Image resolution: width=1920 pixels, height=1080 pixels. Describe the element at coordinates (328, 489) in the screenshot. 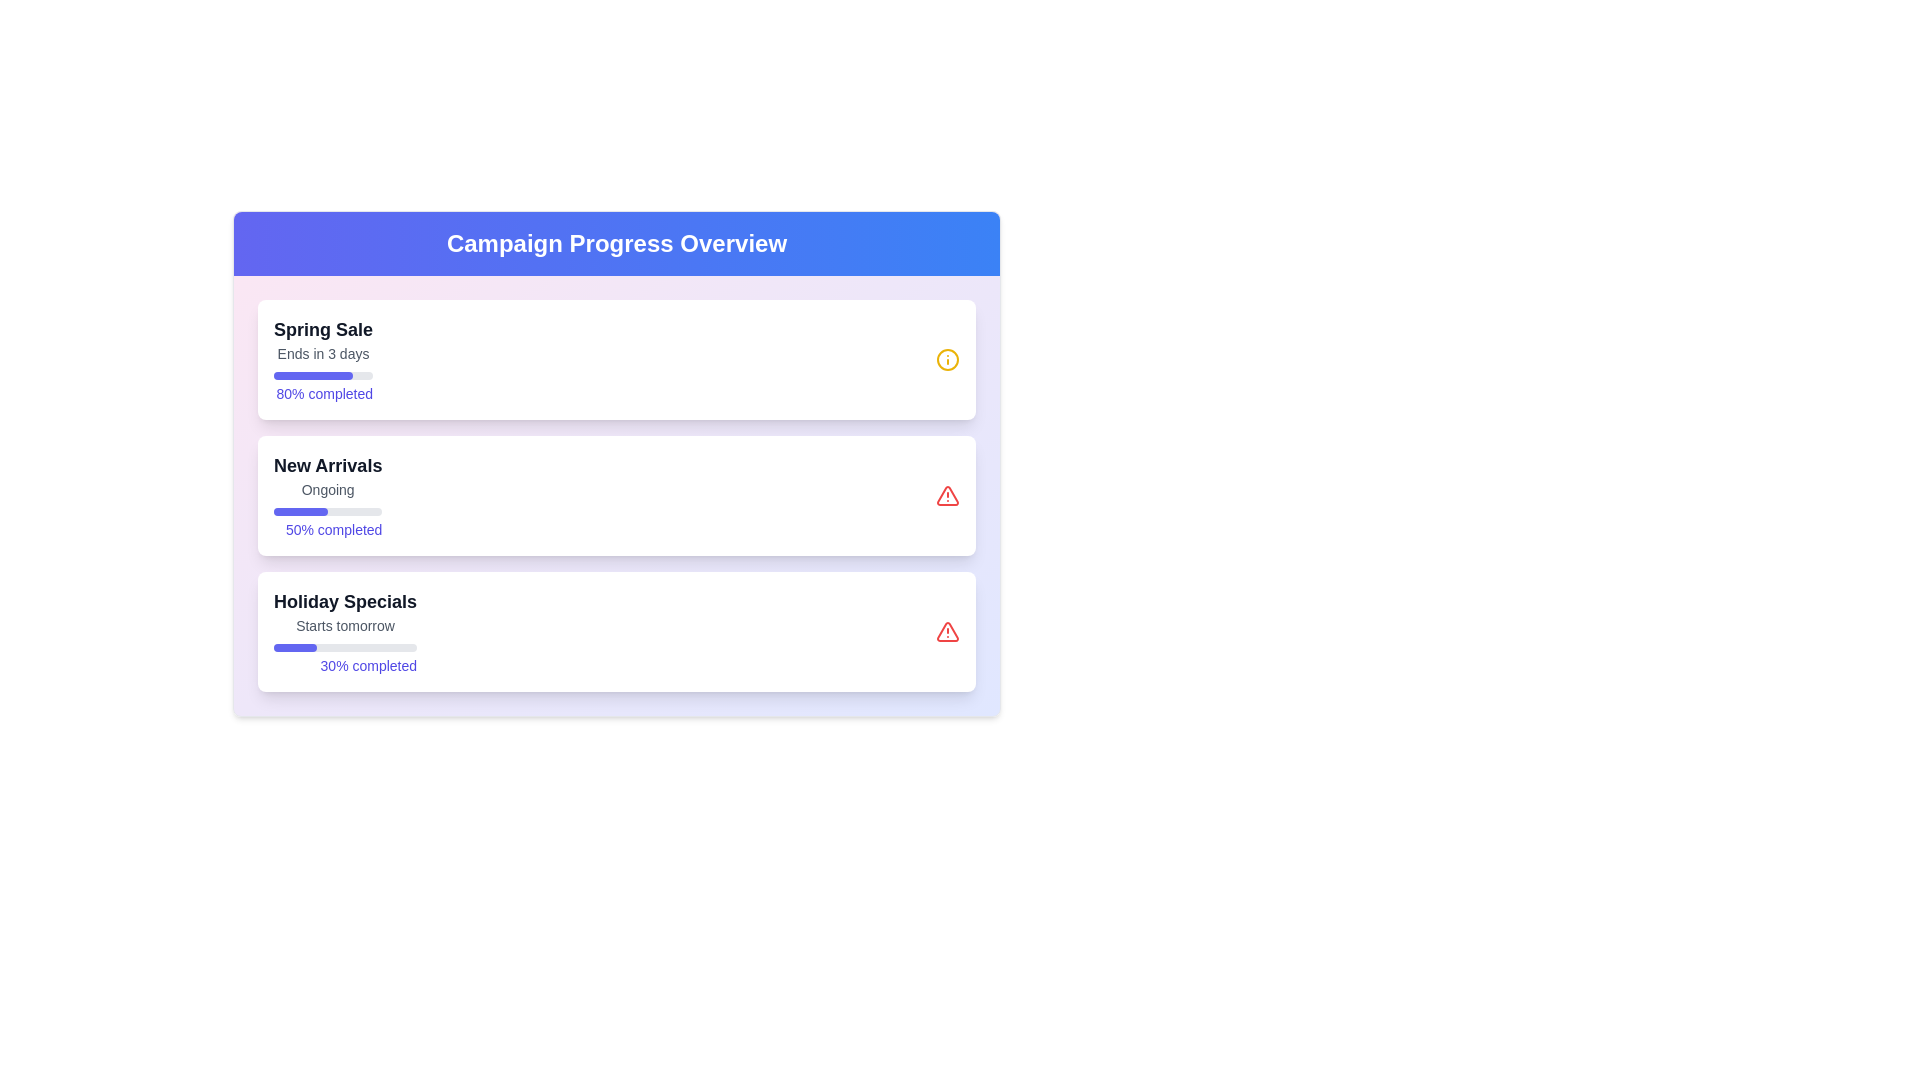

I see `the 'Ongoing' text label, which is a small gray font centrally aligned below the 'New Arrivals' heading` at that location.